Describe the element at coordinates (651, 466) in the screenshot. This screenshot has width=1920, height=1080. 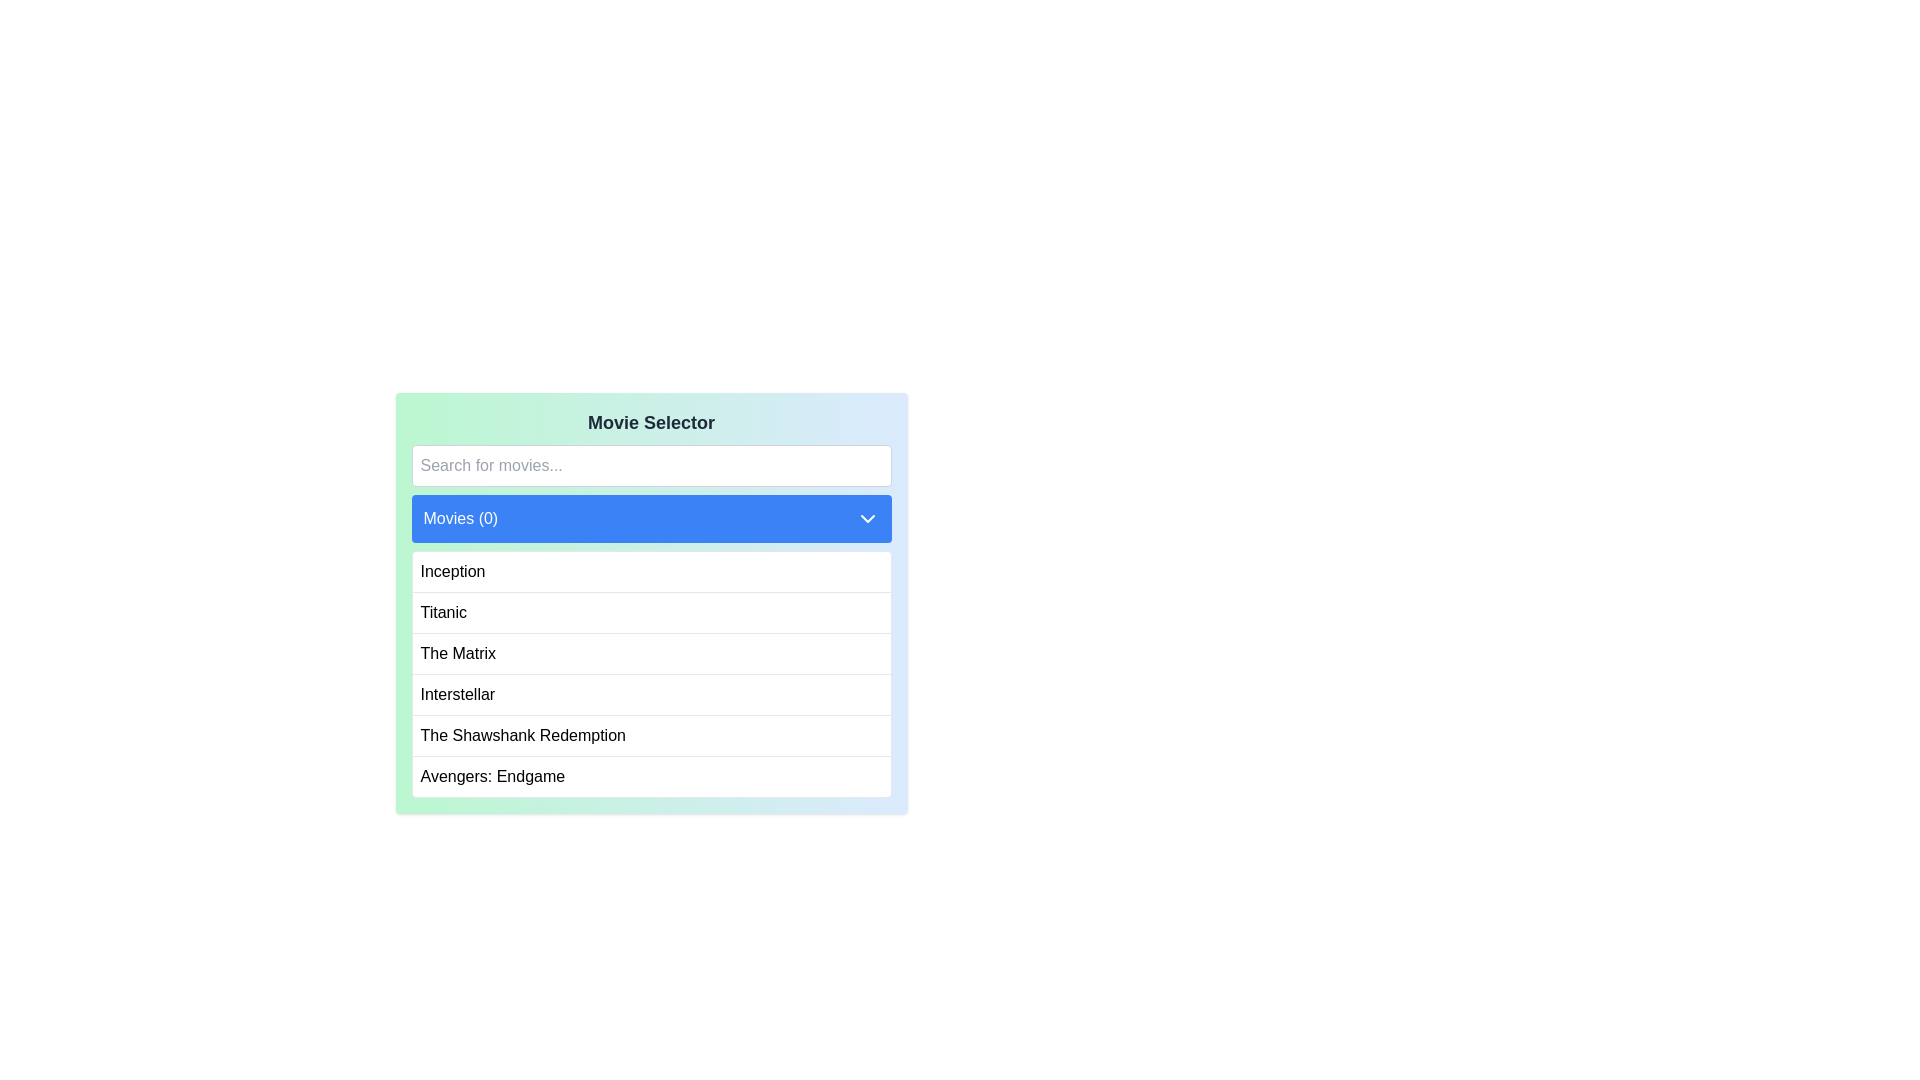
I see `the search input field located beneath the 'Movie Selector' title` at that location.